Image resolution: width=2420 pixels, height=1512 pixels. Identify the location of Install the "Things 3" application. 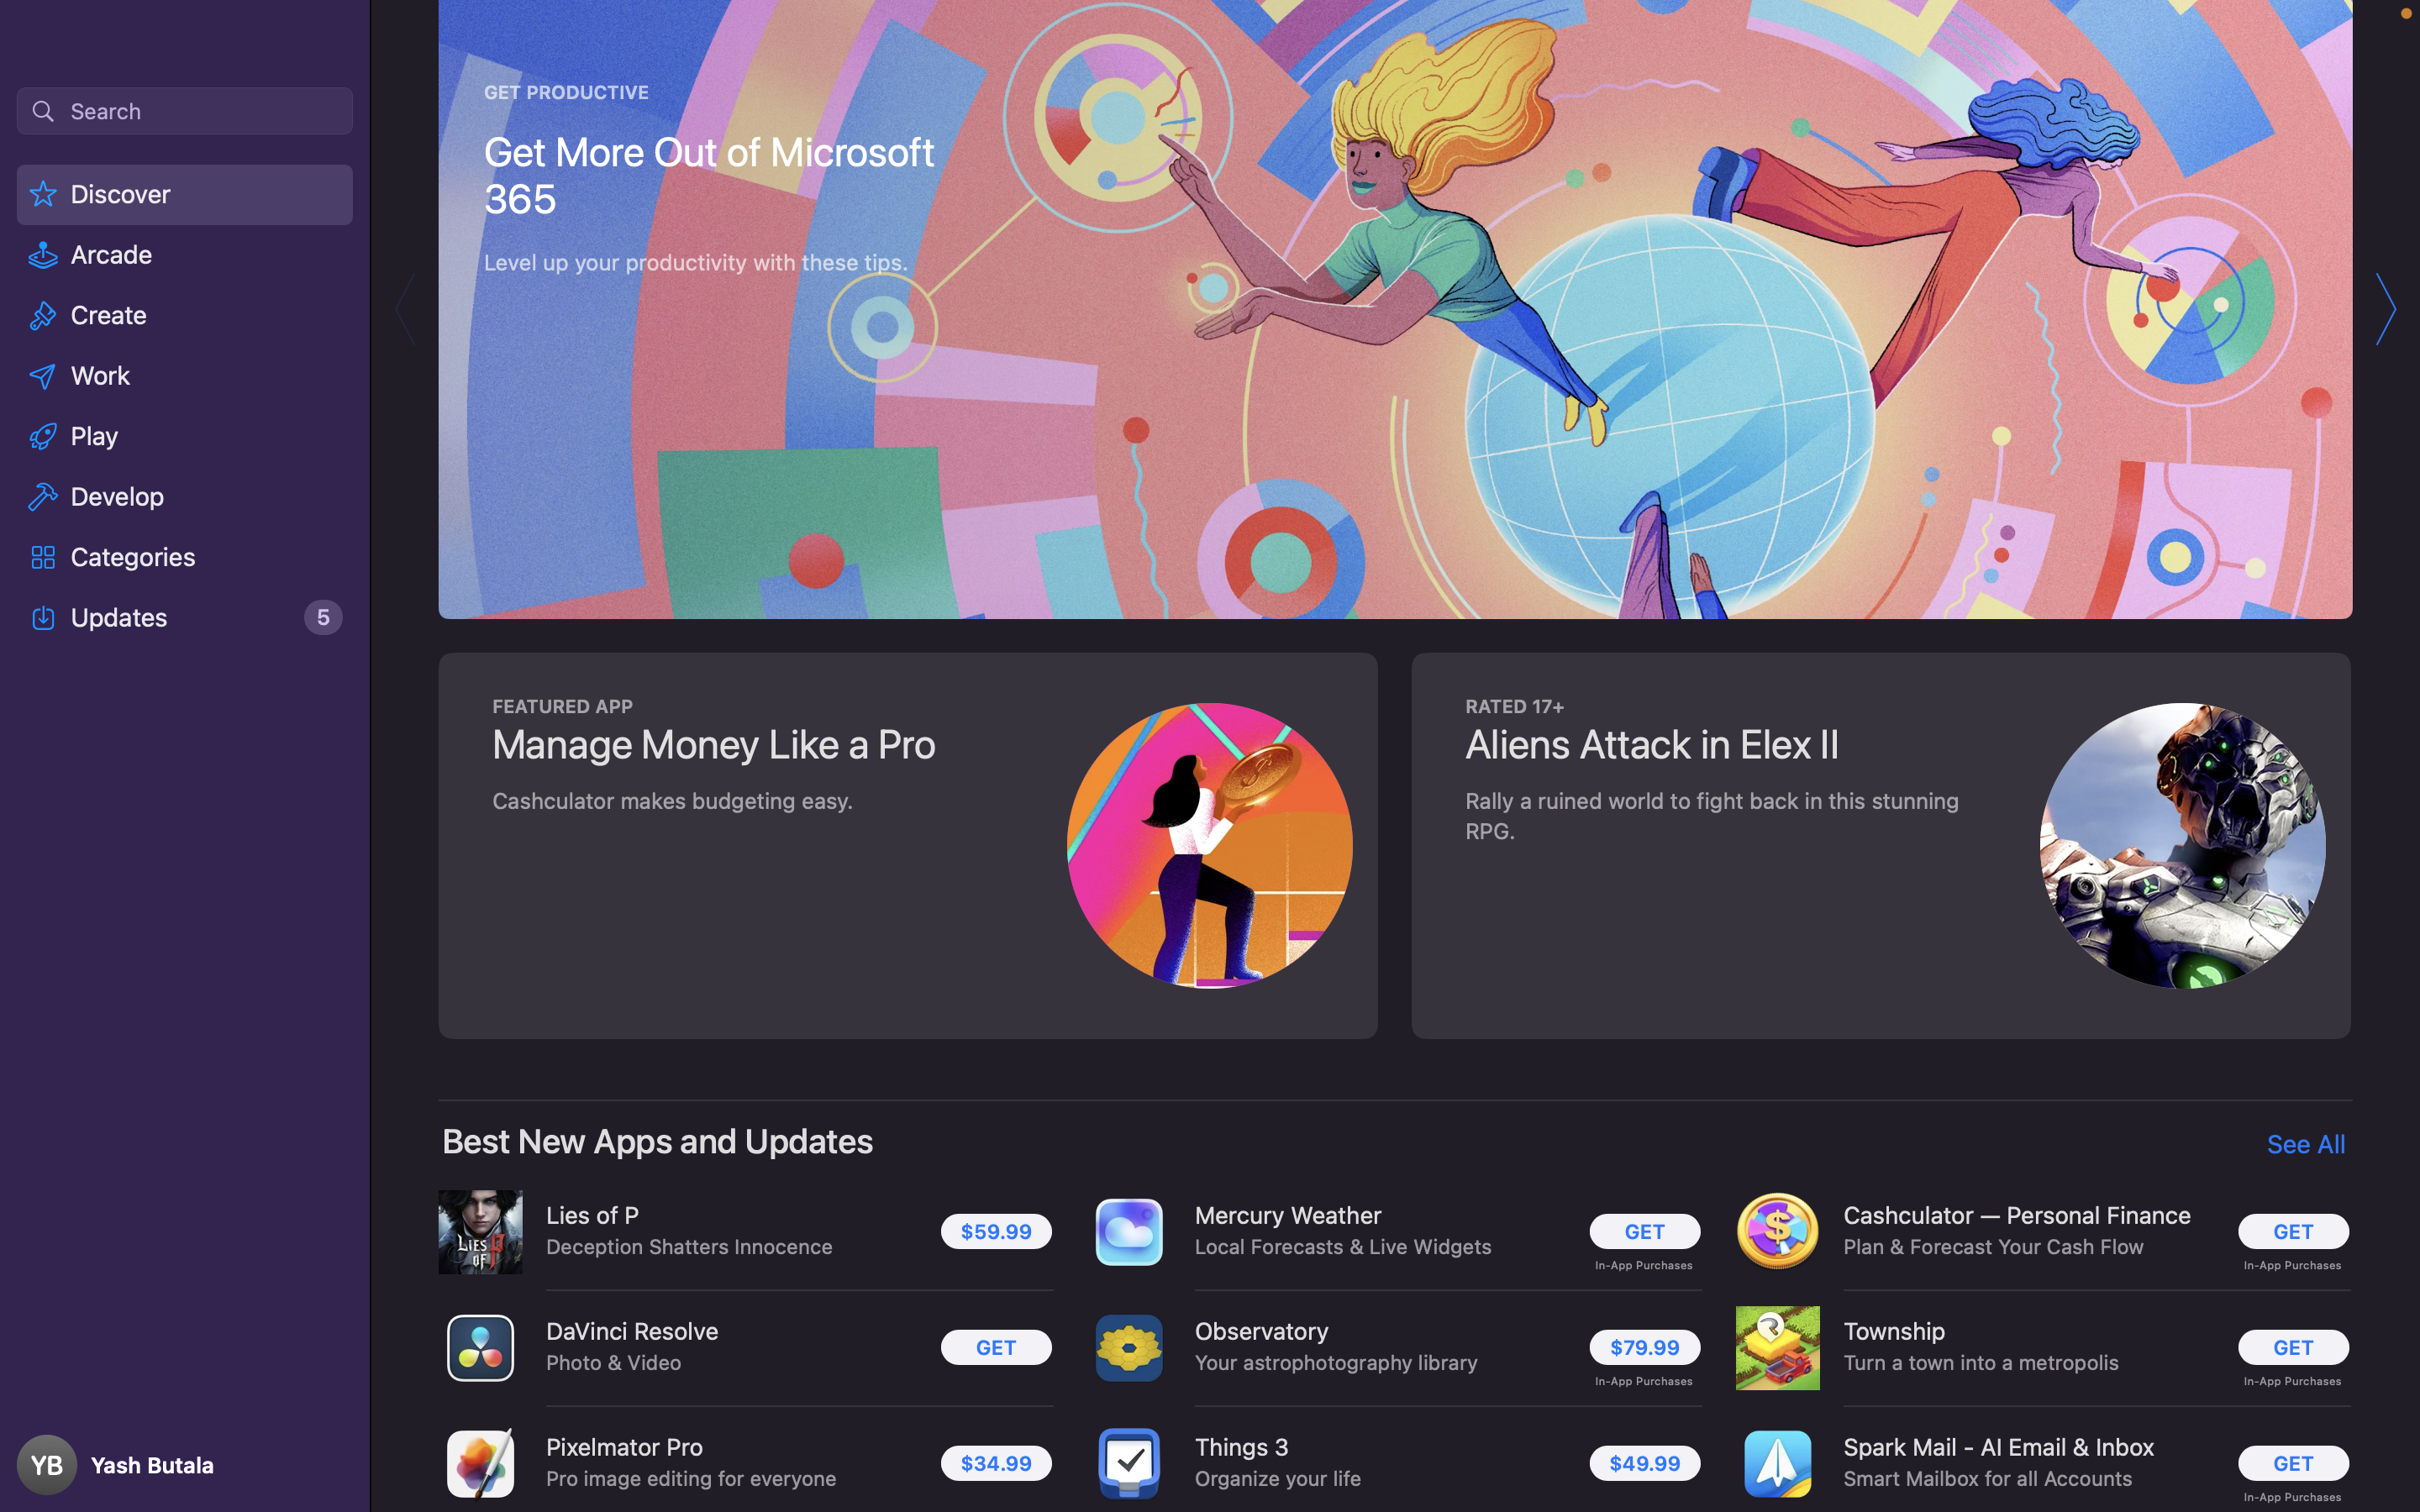
(1646, 1461).